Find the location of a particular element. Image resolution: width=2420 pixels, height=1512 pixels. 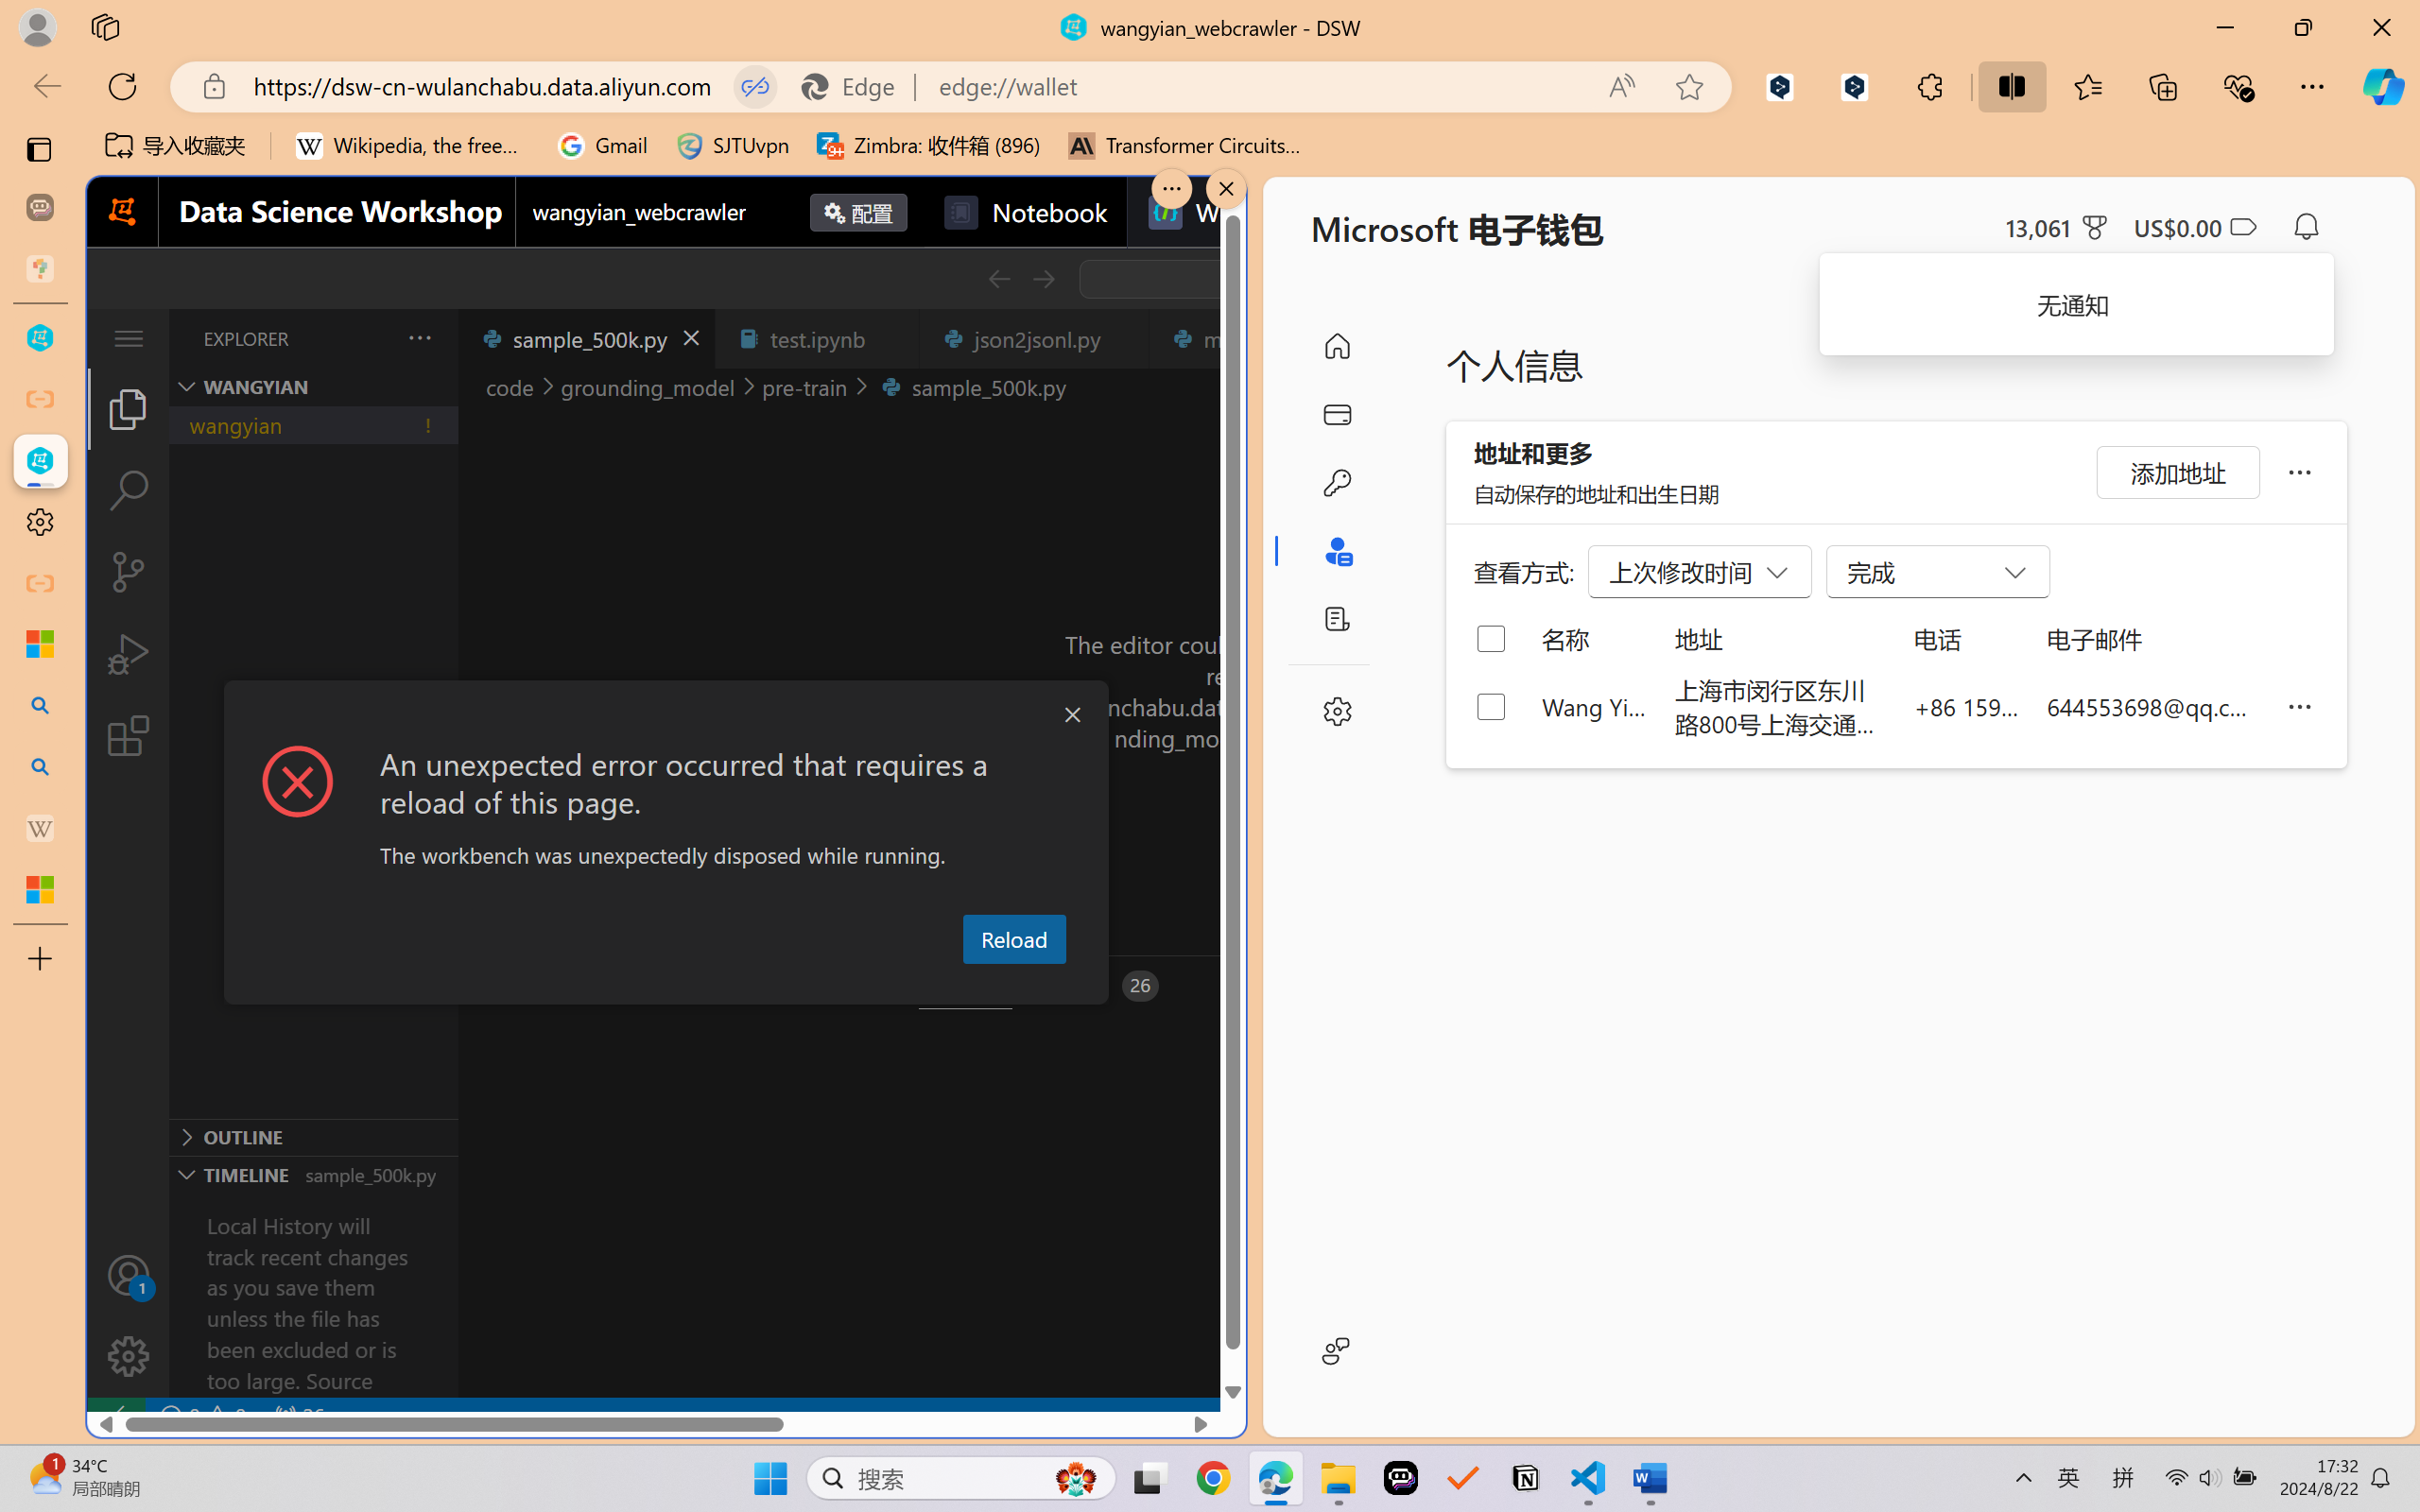

'Microsoft security help and learning' is located at coordinates (39, 643).